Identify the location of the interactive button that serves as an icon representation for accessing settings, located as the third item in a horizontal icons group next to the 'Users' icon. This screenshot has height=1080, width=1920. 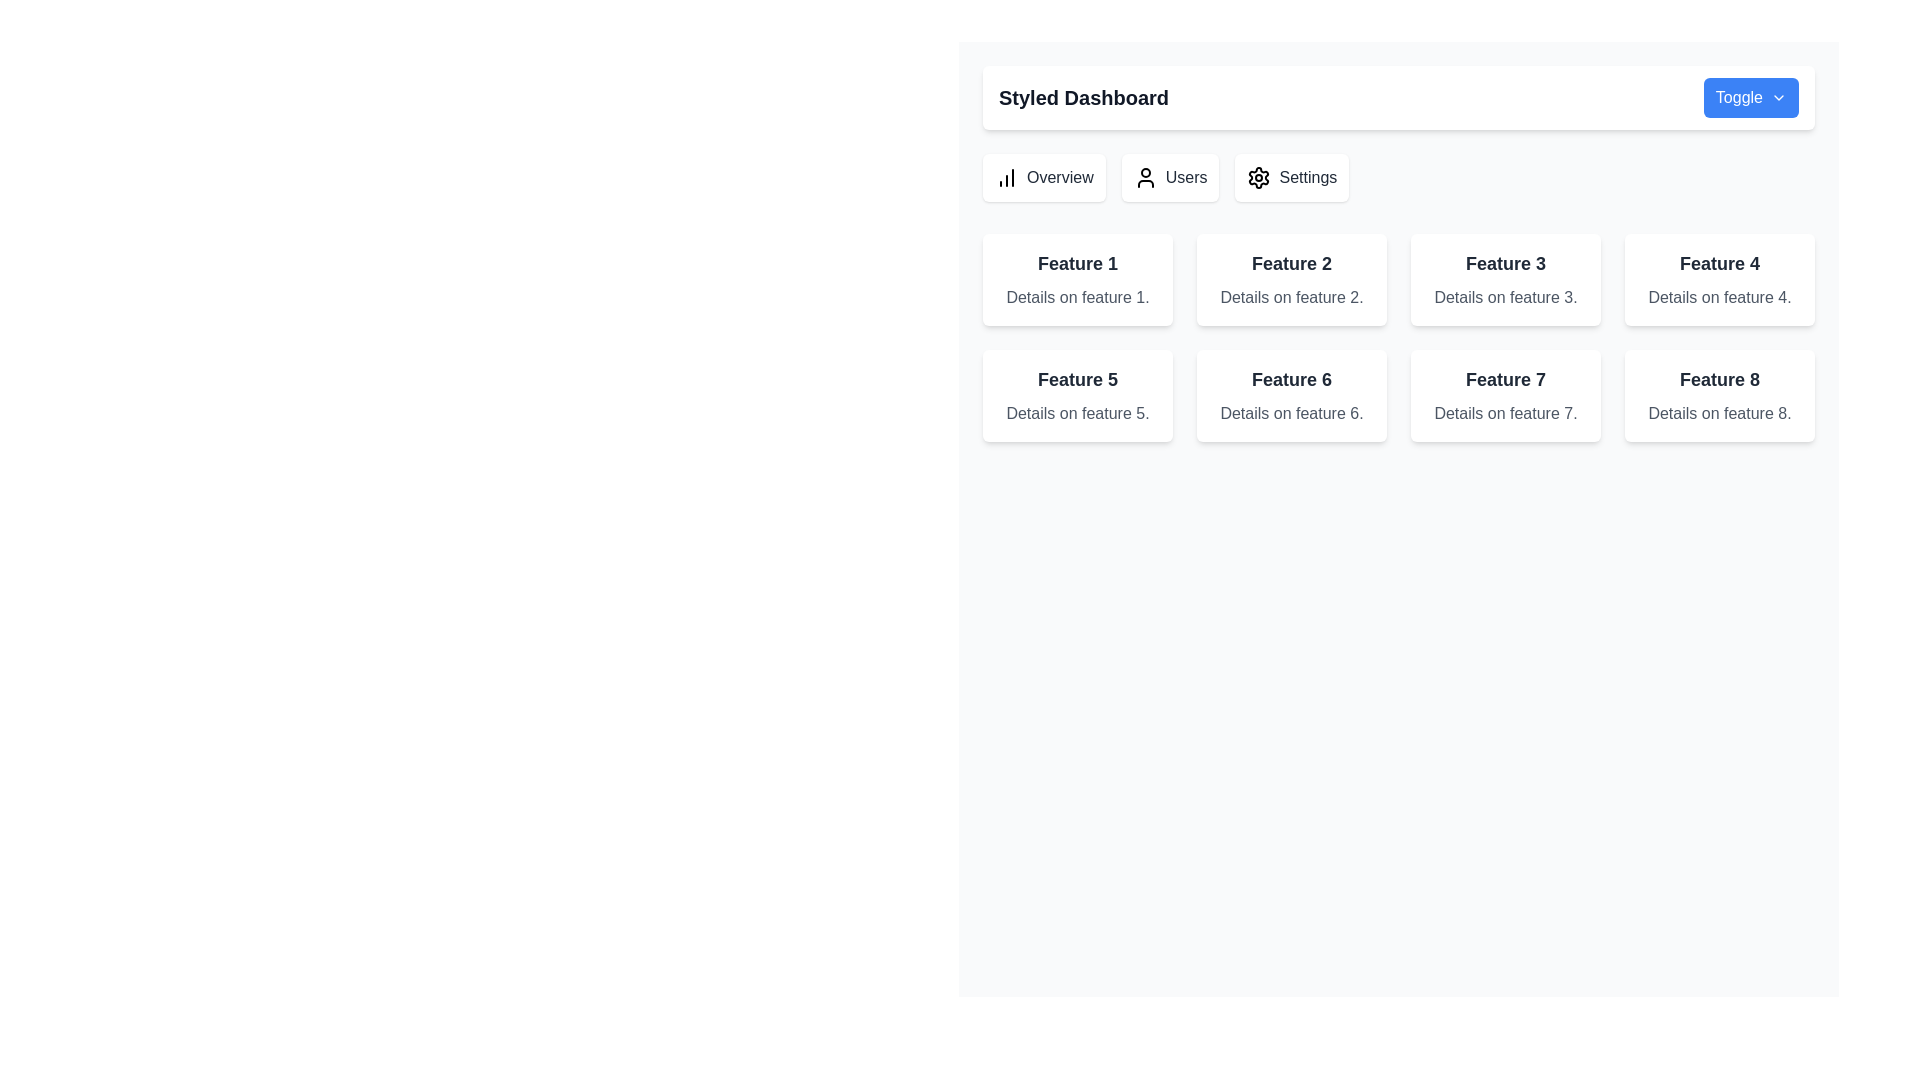
(1257, 176).